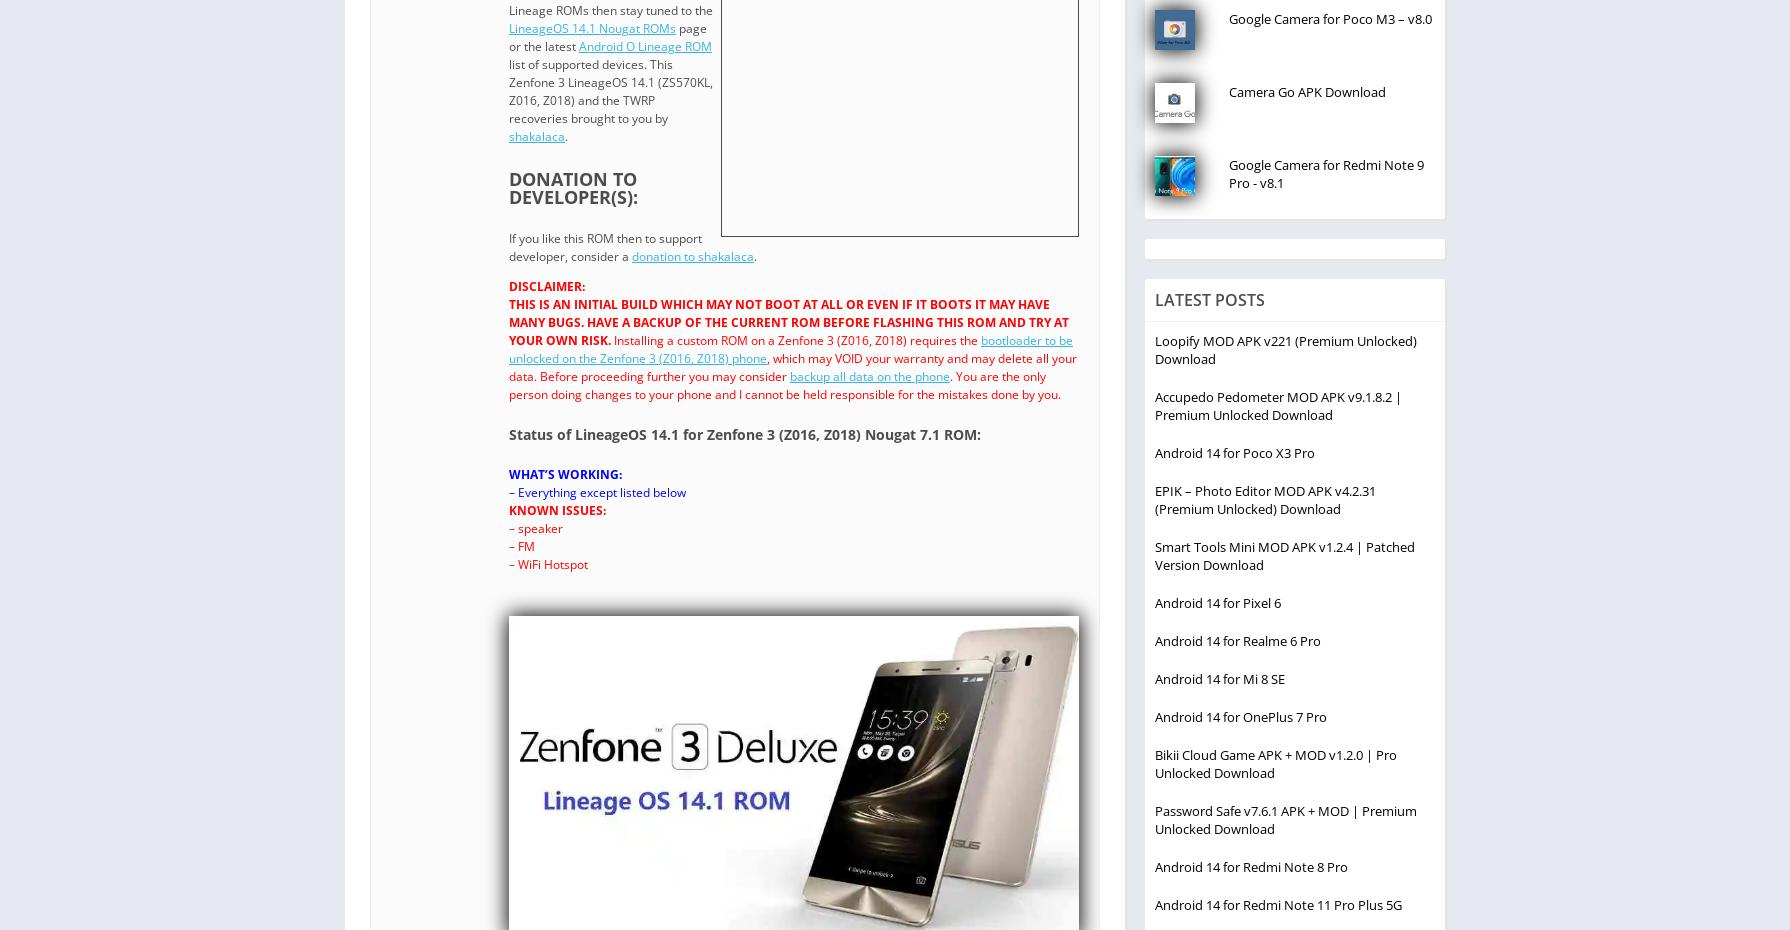  Describe the element at coordinates (791, 366) in the screenshot. I see `', which may VOID your warranty and may delete all your data. Before proceeding further you may consider'` at that location.